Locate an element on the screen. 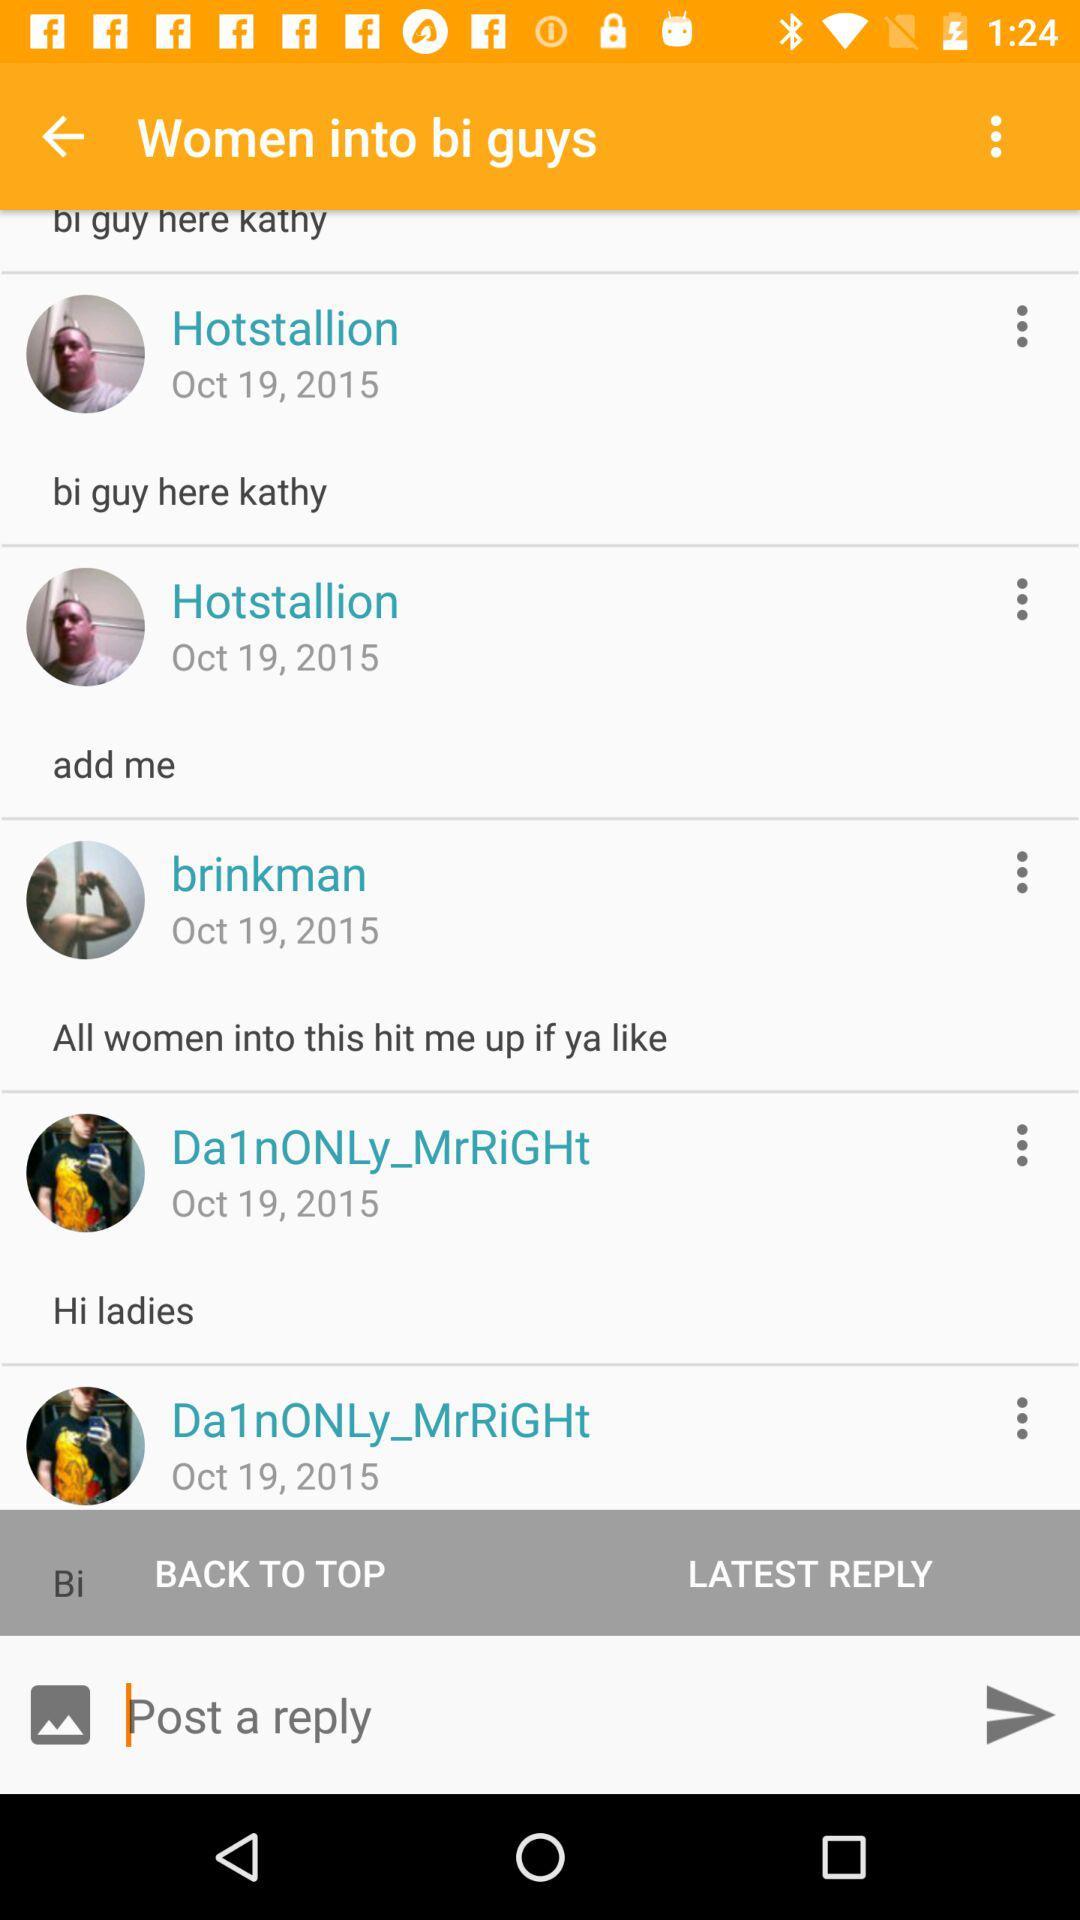 This screenshot has height=1920, width=1080. get more information is located at coordinates (1022, 1417).